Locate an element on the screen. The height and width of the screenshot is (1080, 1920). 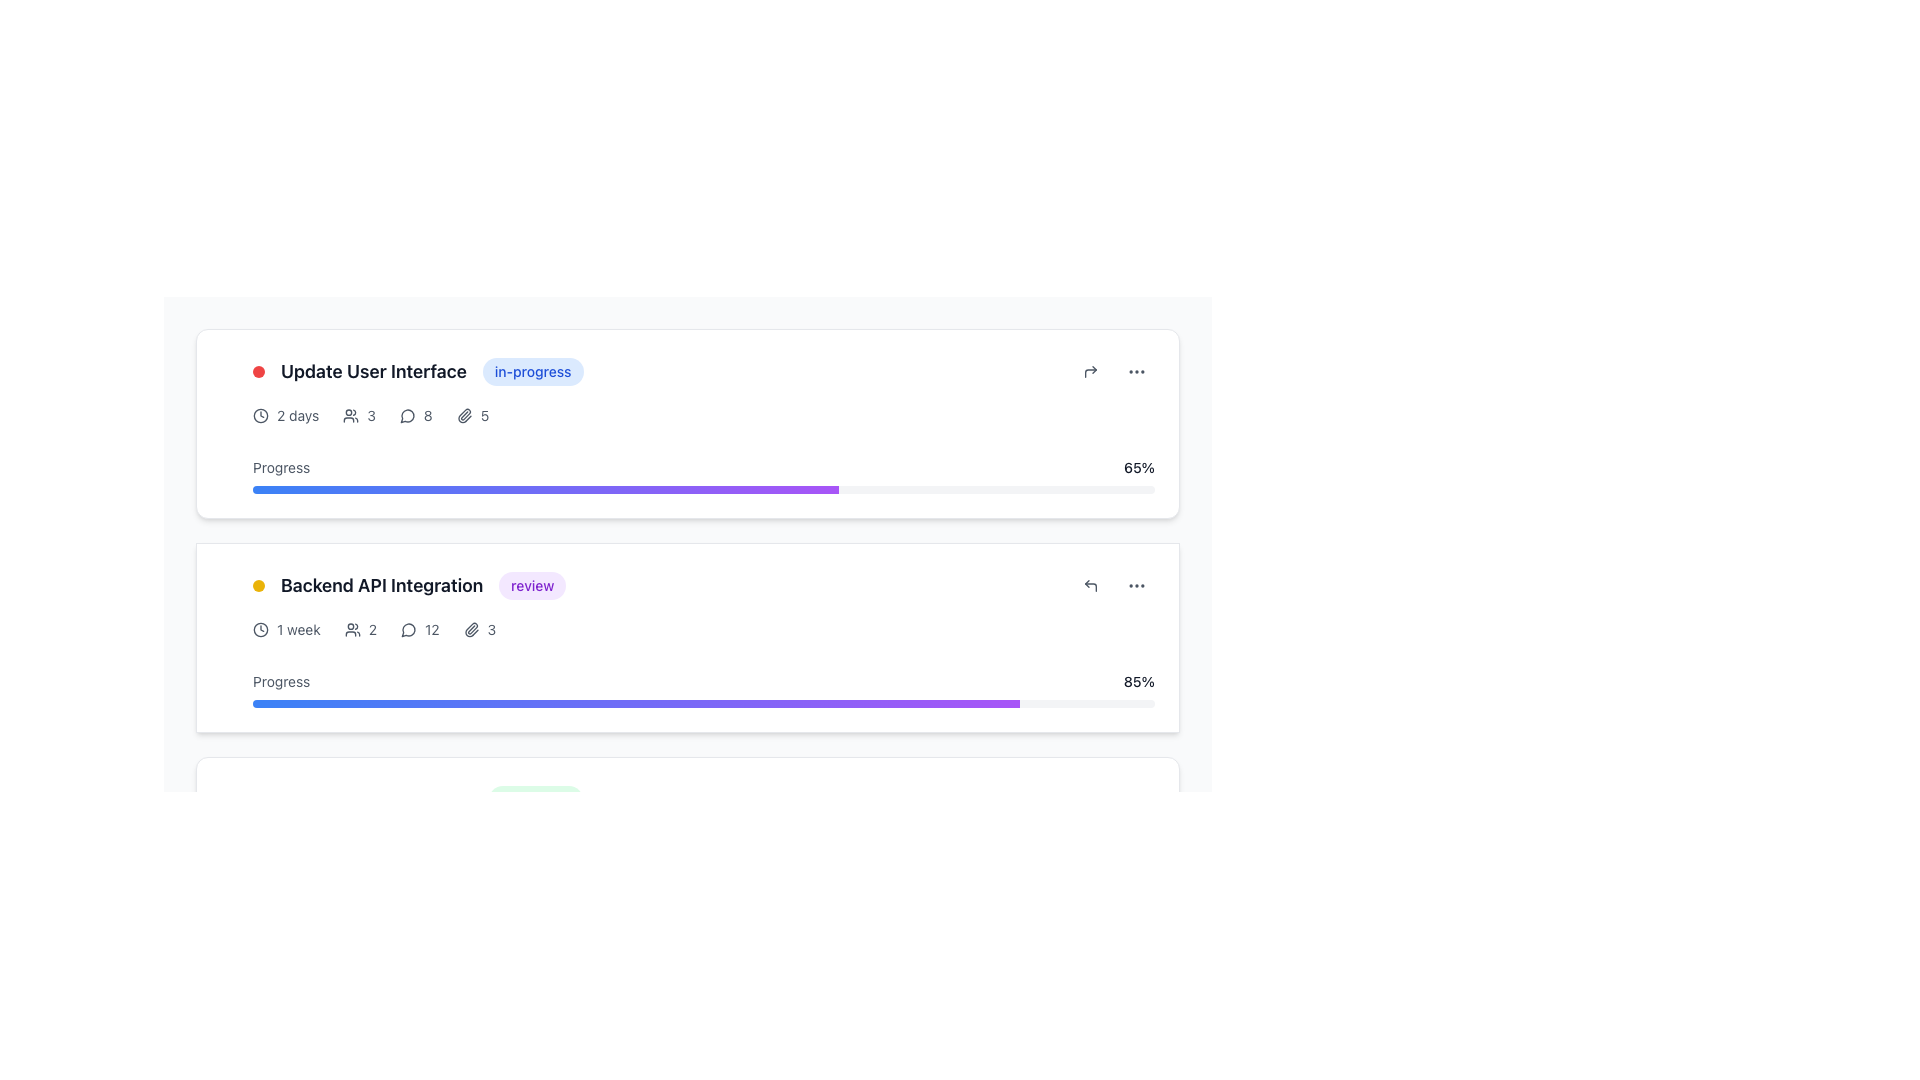
progress is located at coordinates (252, 489).